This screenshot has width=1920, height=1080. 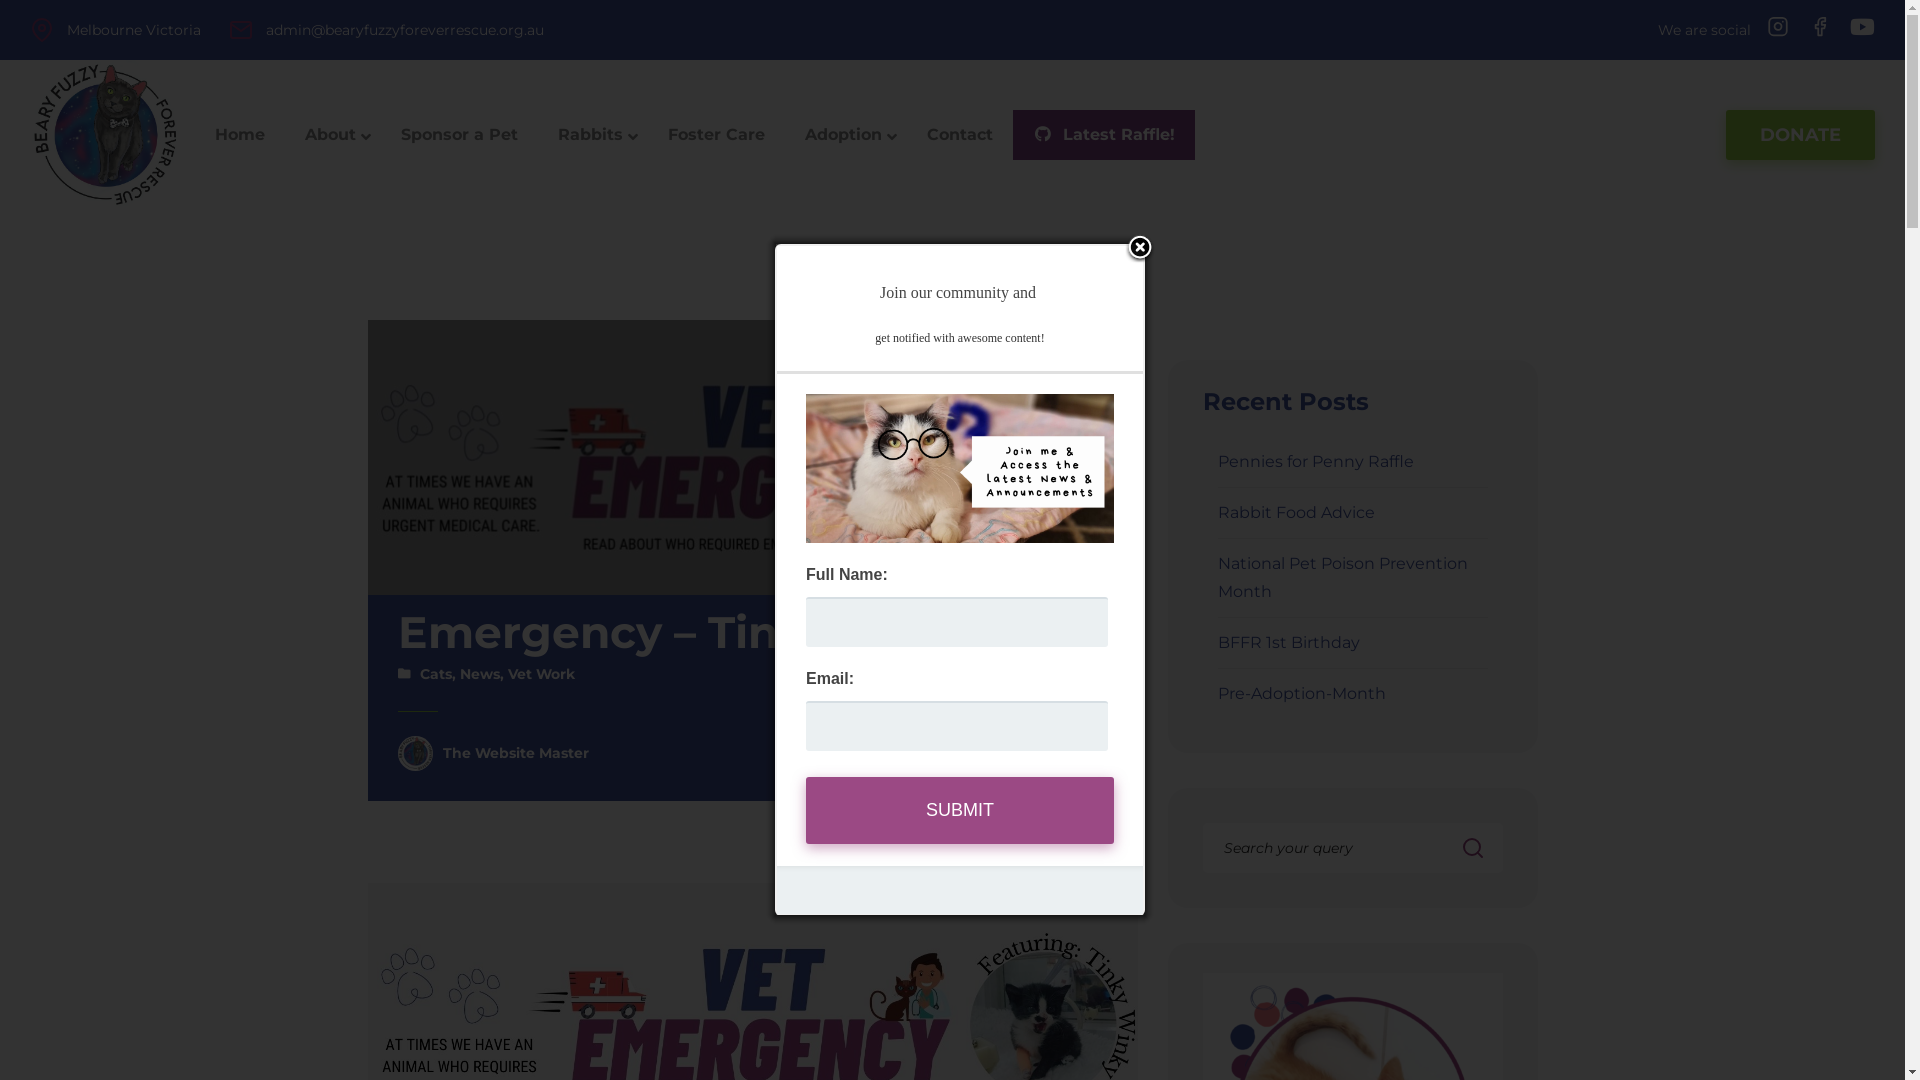 I want to click on 'Beary Fuzzy Forever Rescue', so click(x=104, y=134).